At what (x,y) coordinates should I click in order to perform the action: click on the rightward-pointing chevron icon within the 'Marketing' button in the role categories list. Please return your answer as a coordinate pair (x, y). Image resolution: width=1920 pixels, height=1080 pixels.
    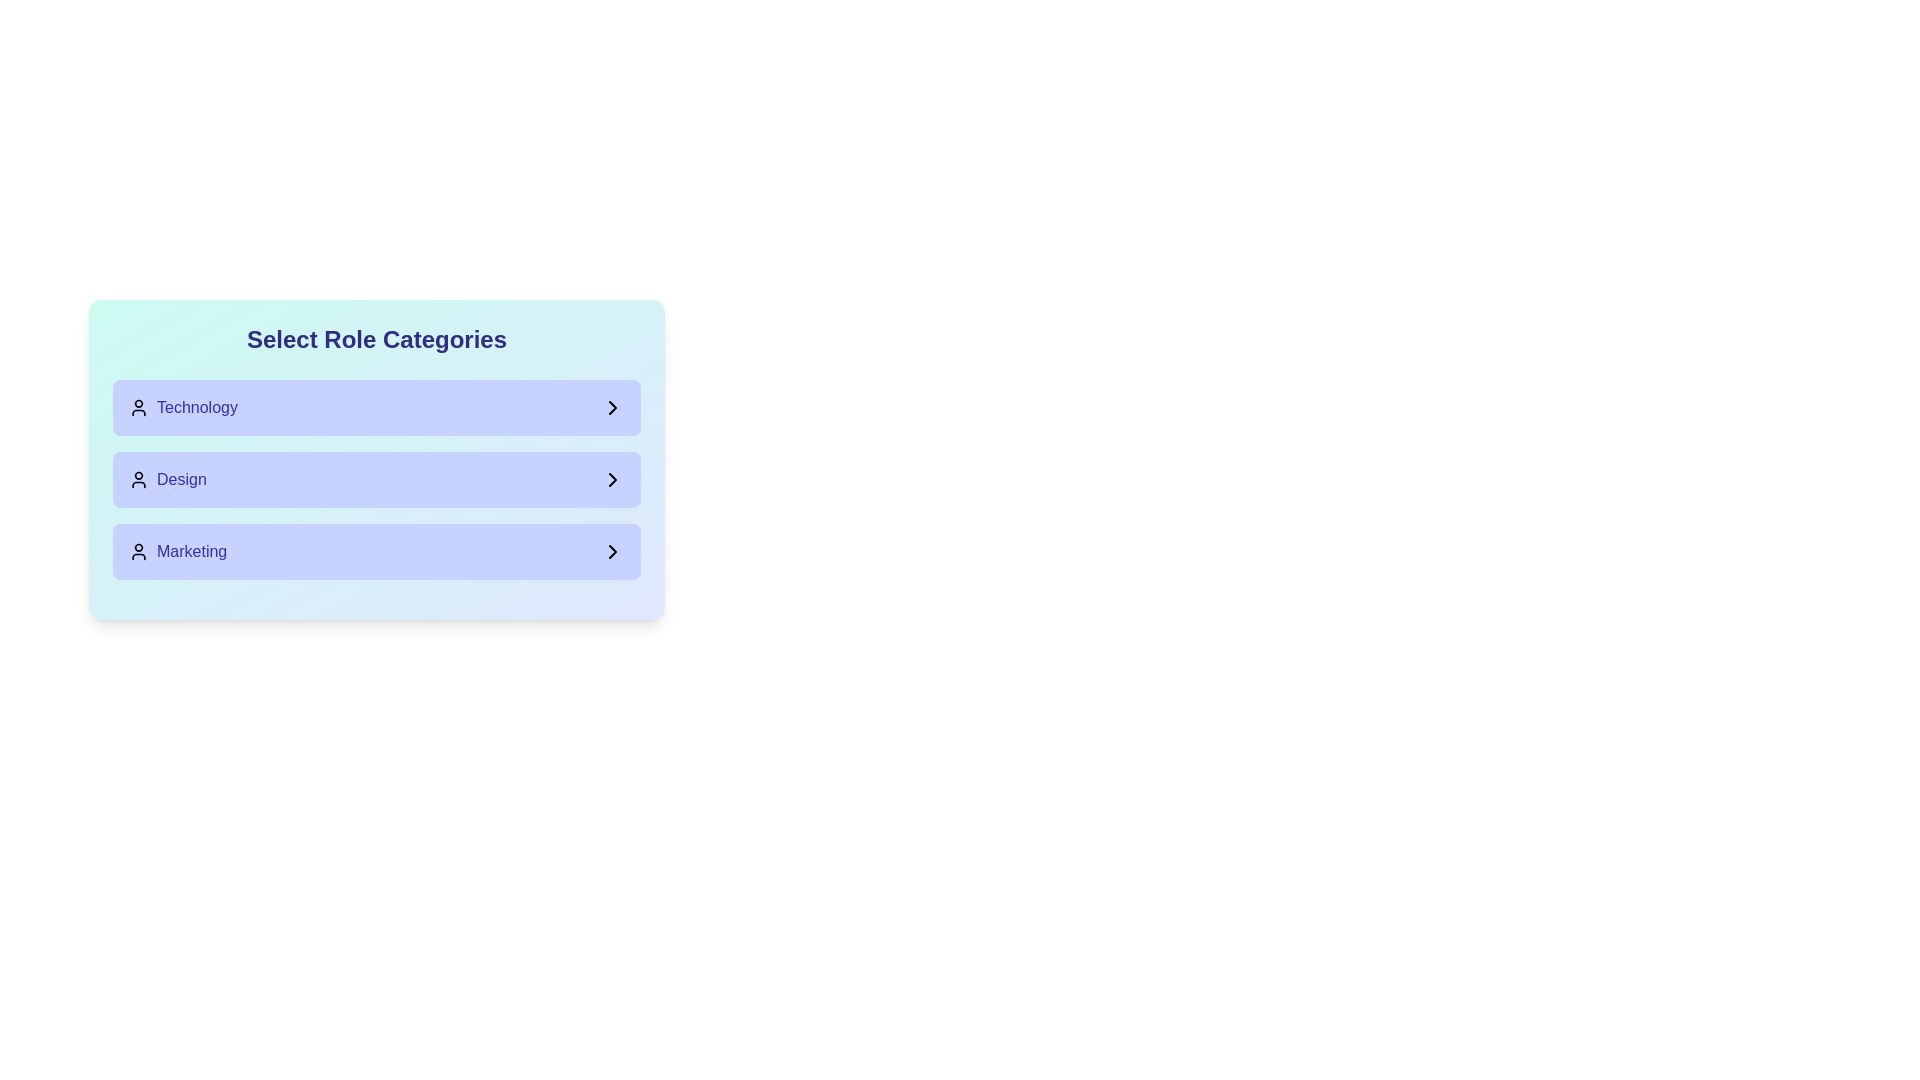
    Looking at the image, I should click on (612, 551).